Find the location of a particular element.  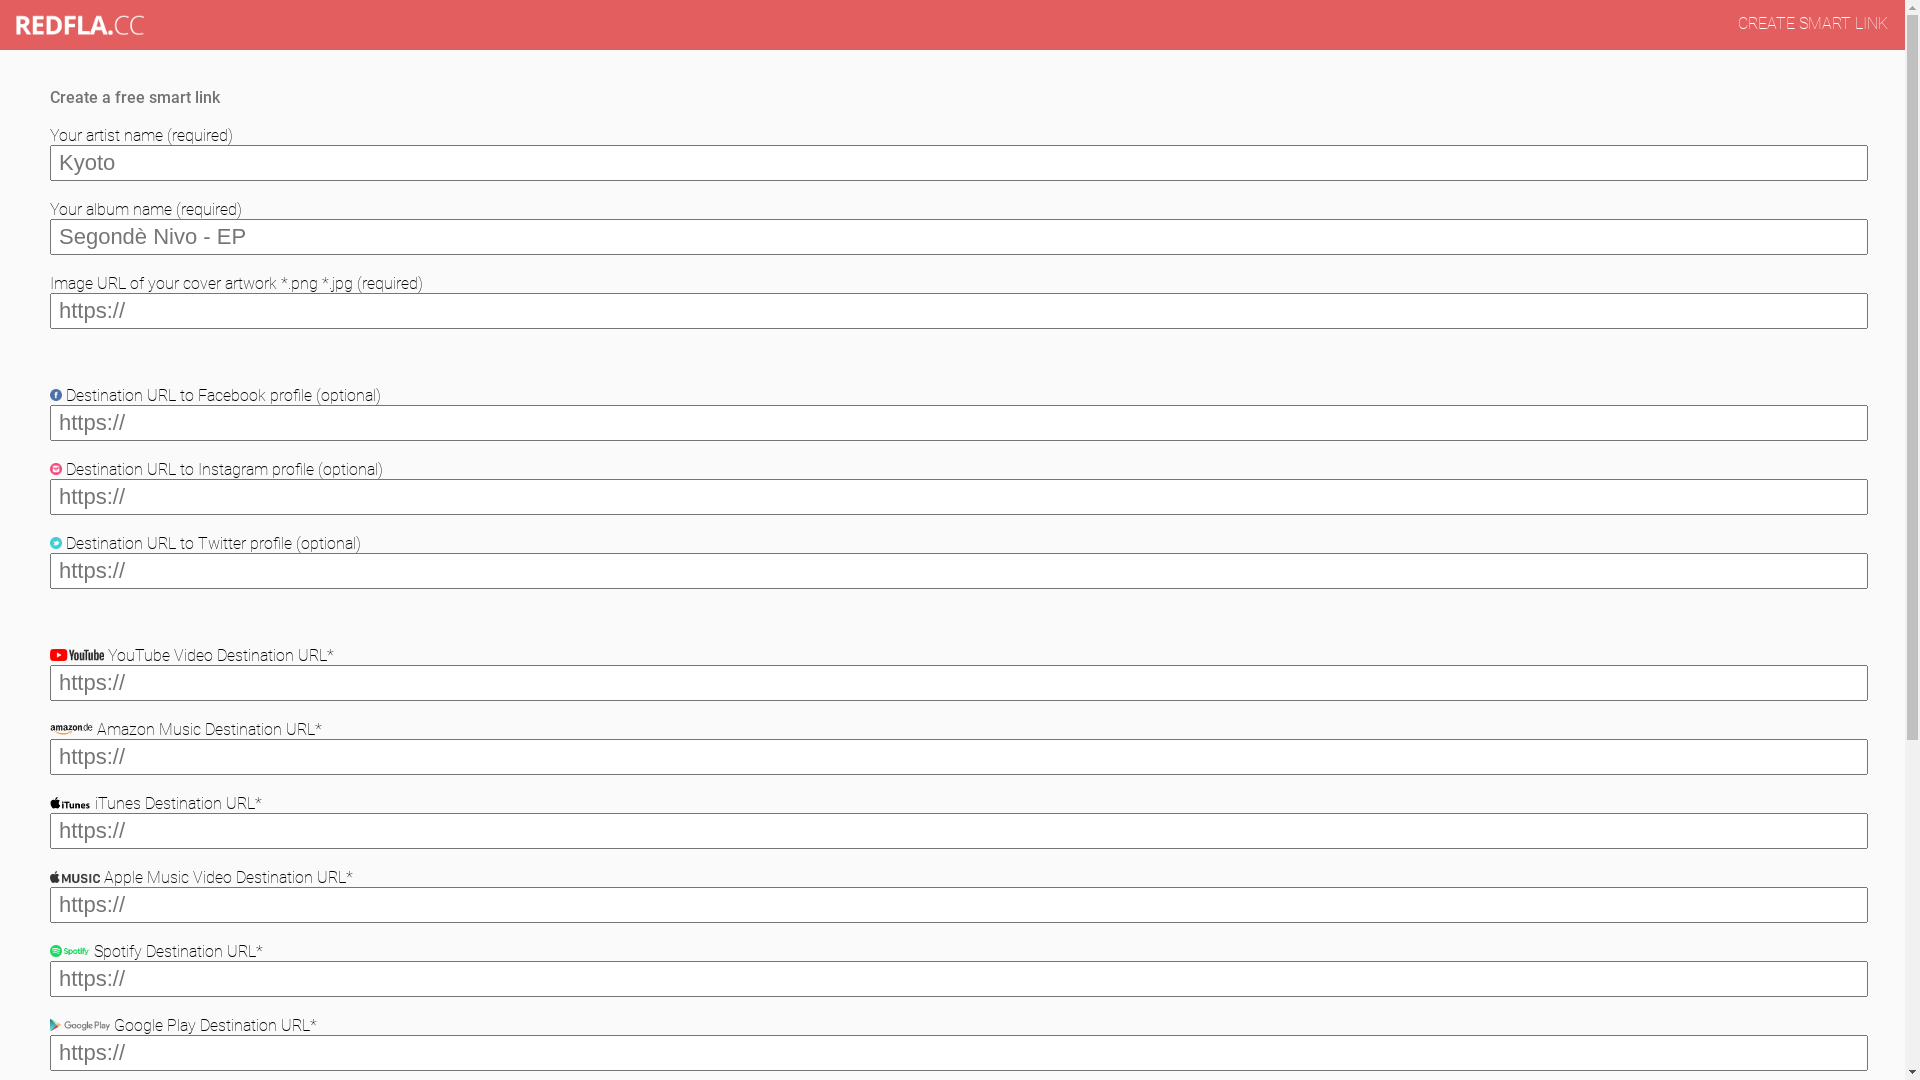

'CREATE SMART LINK' is located at coordinates (1813, 23).